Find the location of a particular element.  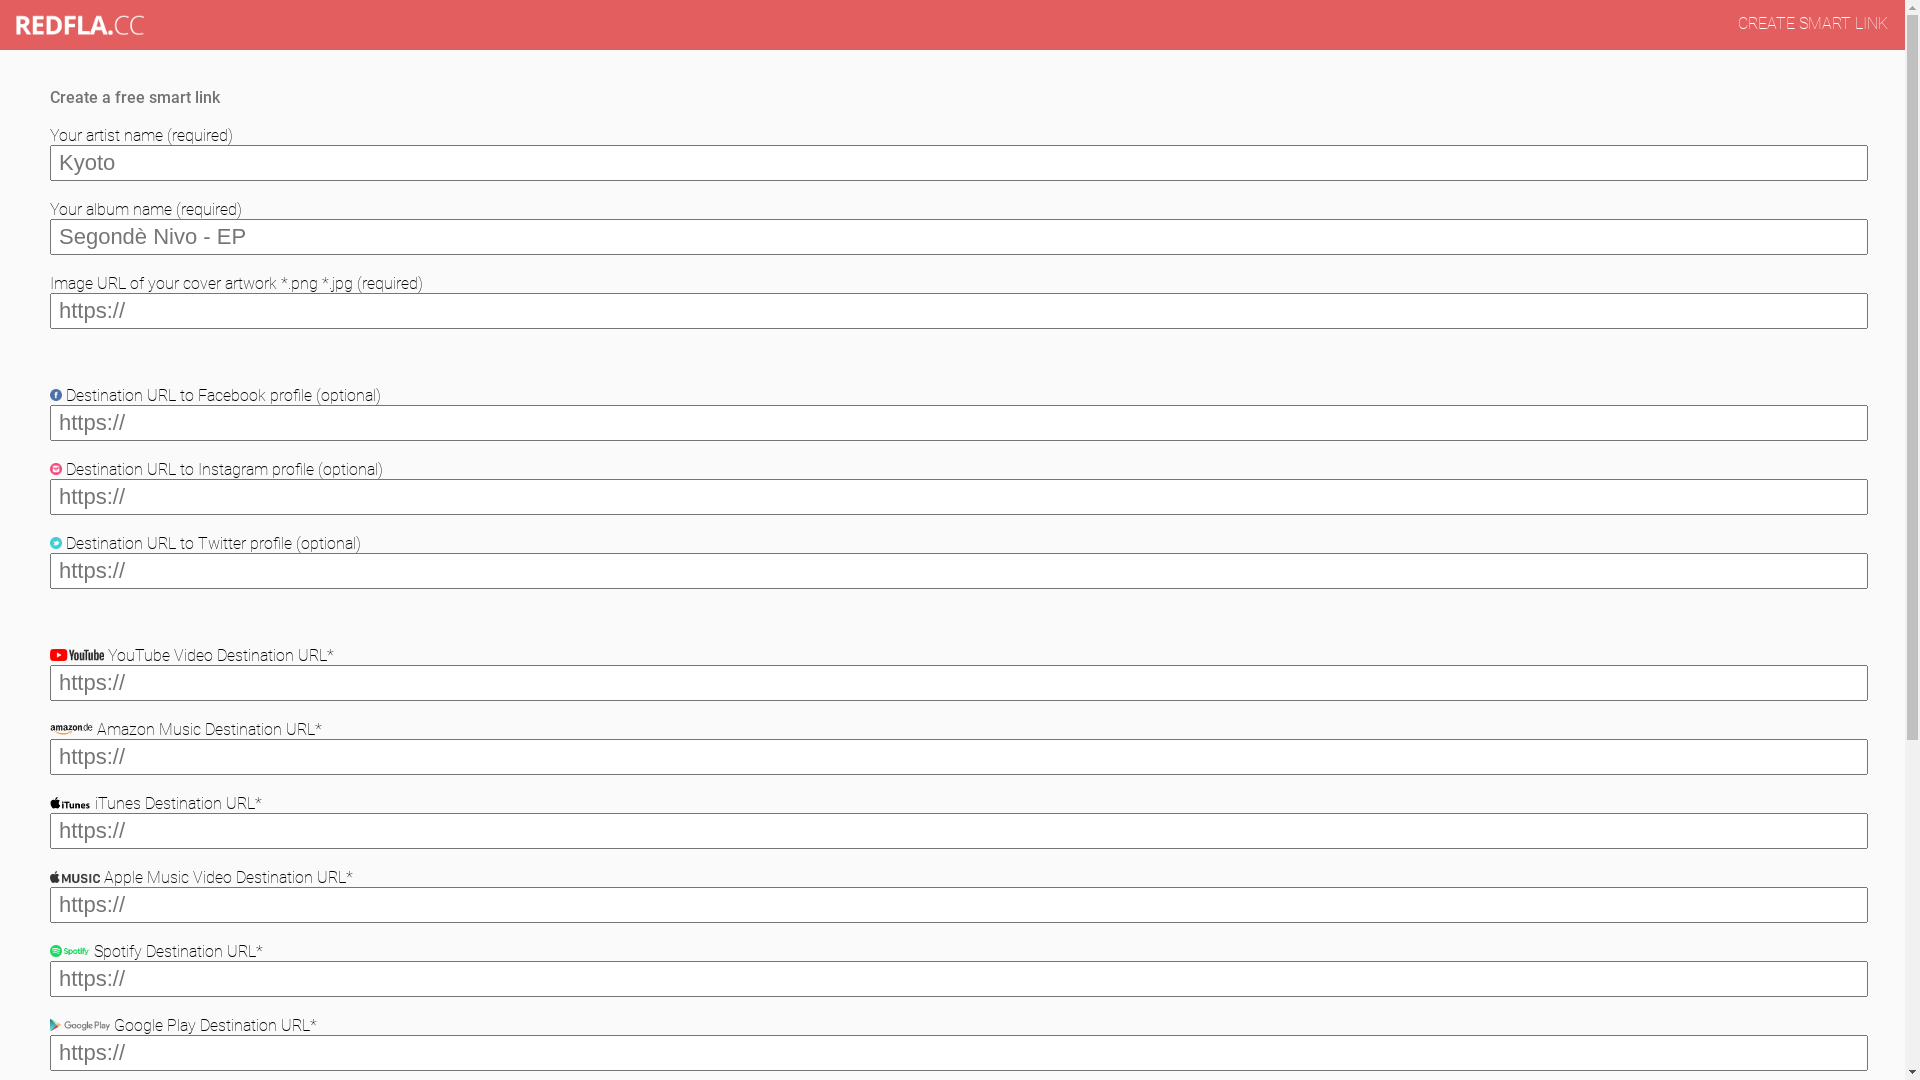

'CREATE SMART LINK' is located at coordinates (1813, 23).